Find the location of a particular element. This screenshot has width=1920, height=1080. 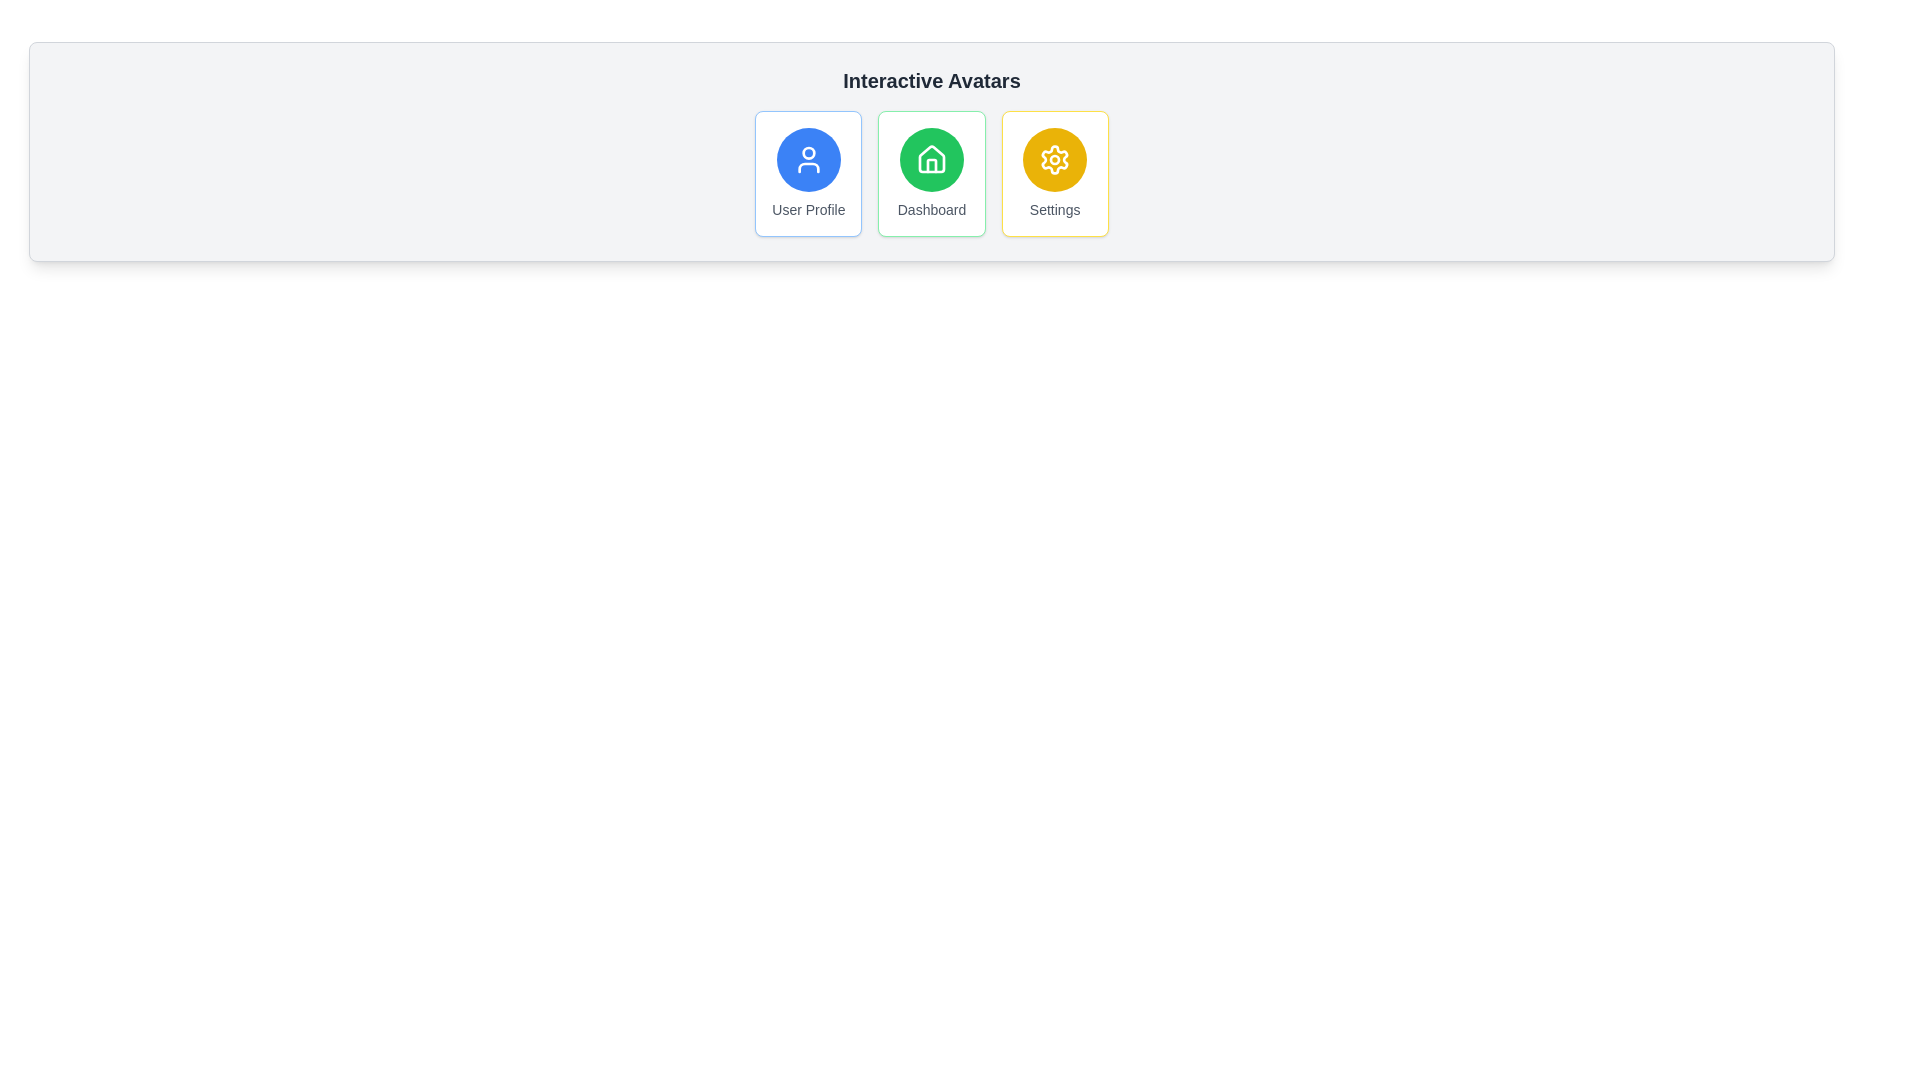

the circular green icon featuring a white house illustration, positioned centrally between 'User Profile' and 'Settings' is located at coordinates (930, 158).